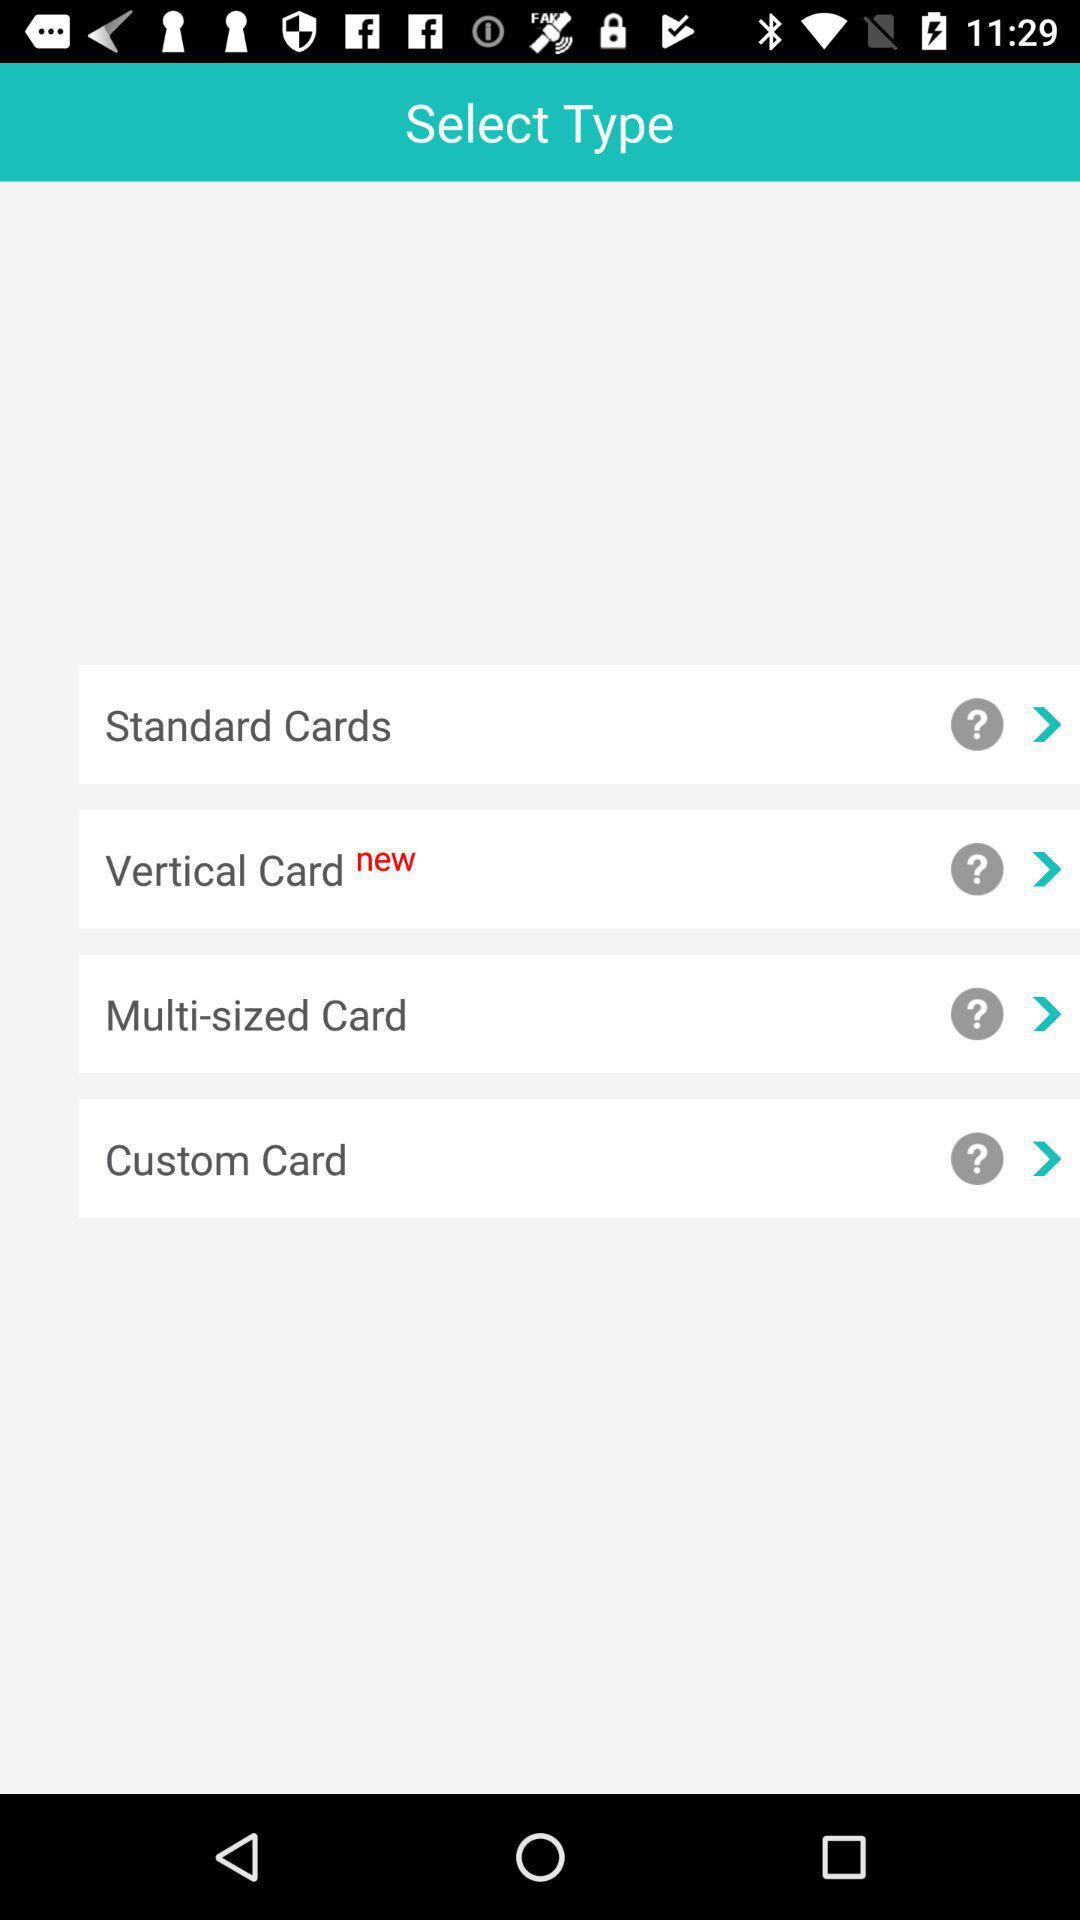 The width and height of the screenshot is (1080, 1920). Describe the element at coordinates (976, 1158) in the screenshot. I see `the help icon` at that location.